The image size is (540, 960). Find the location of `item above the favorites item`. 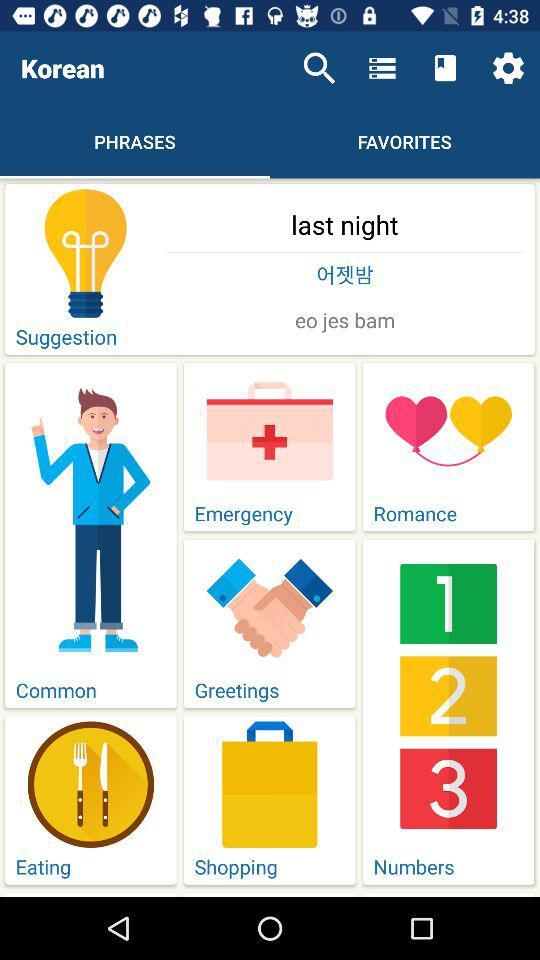

item above the favorites item is located at coordinates (382, 68).